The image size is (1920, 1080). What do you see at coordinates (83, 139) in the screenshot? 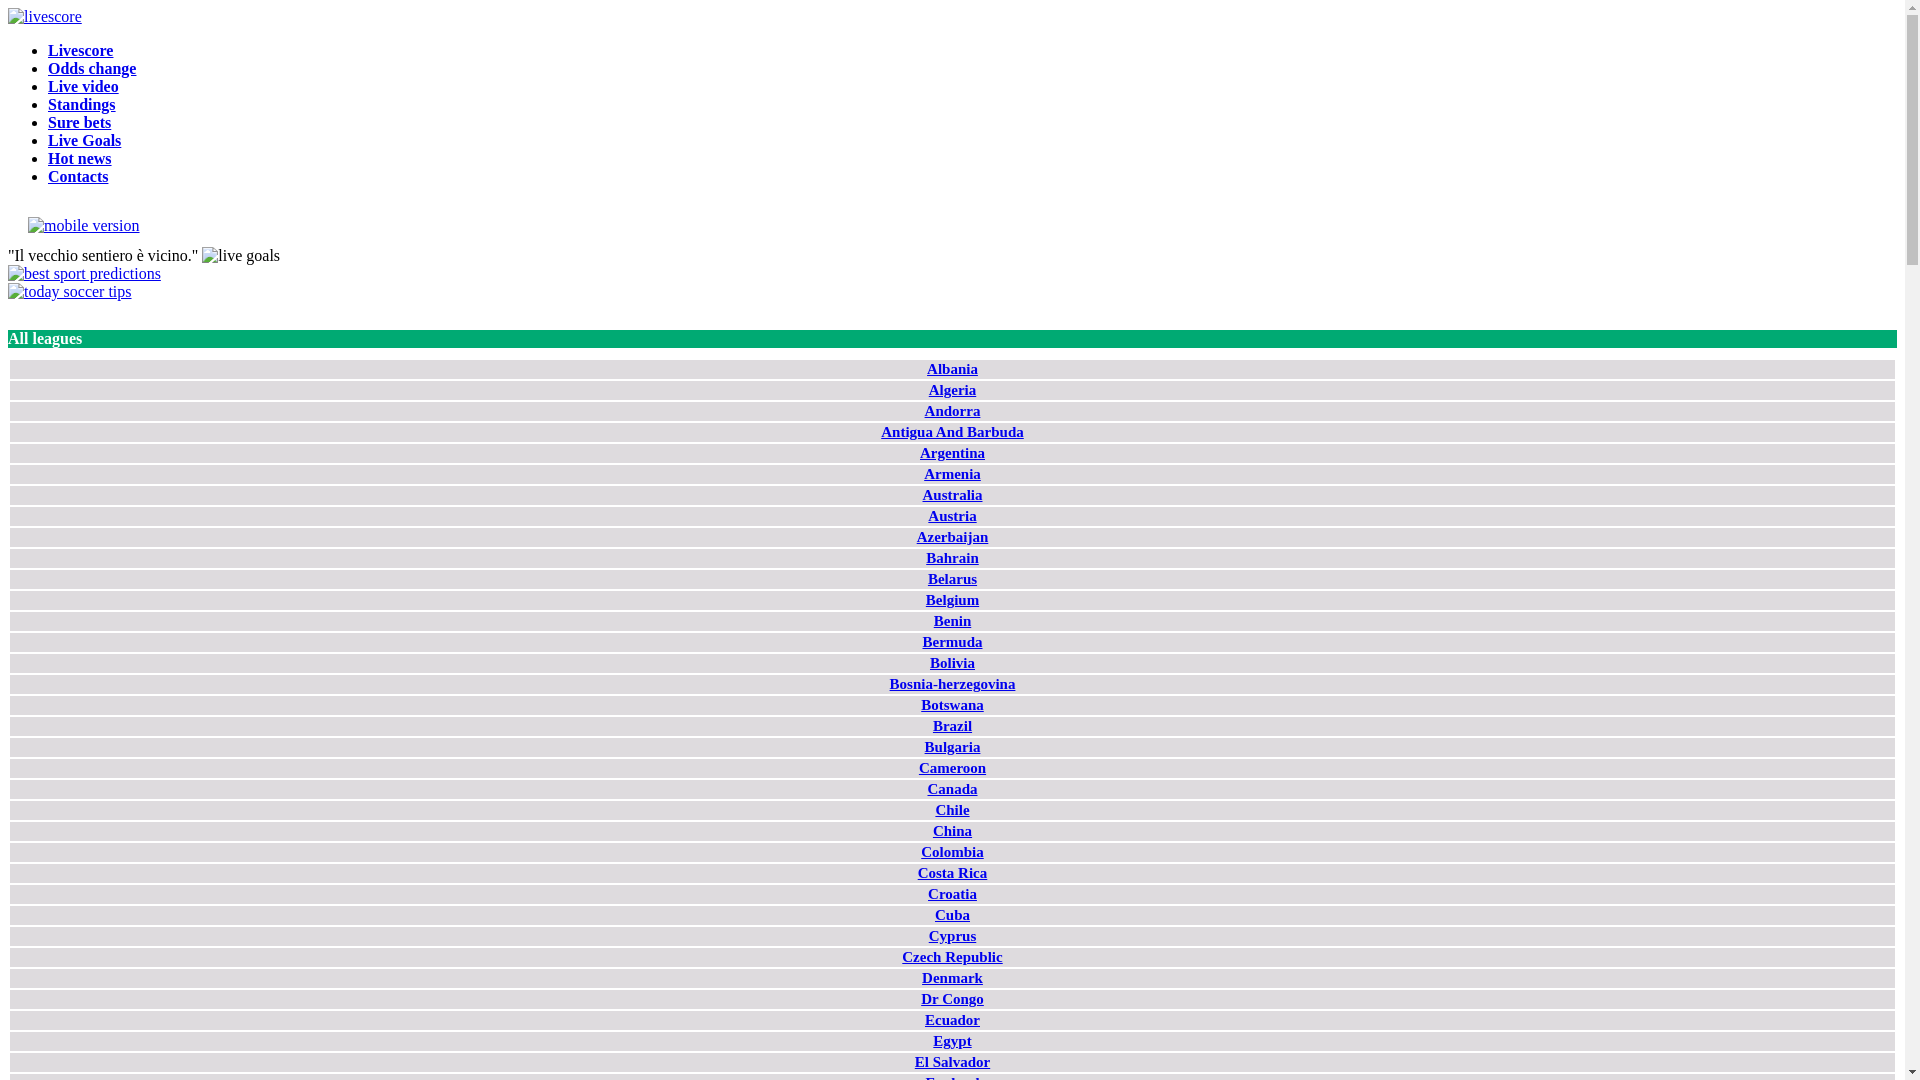
I see `'Live Goals'` at bounding box center [83, 139].